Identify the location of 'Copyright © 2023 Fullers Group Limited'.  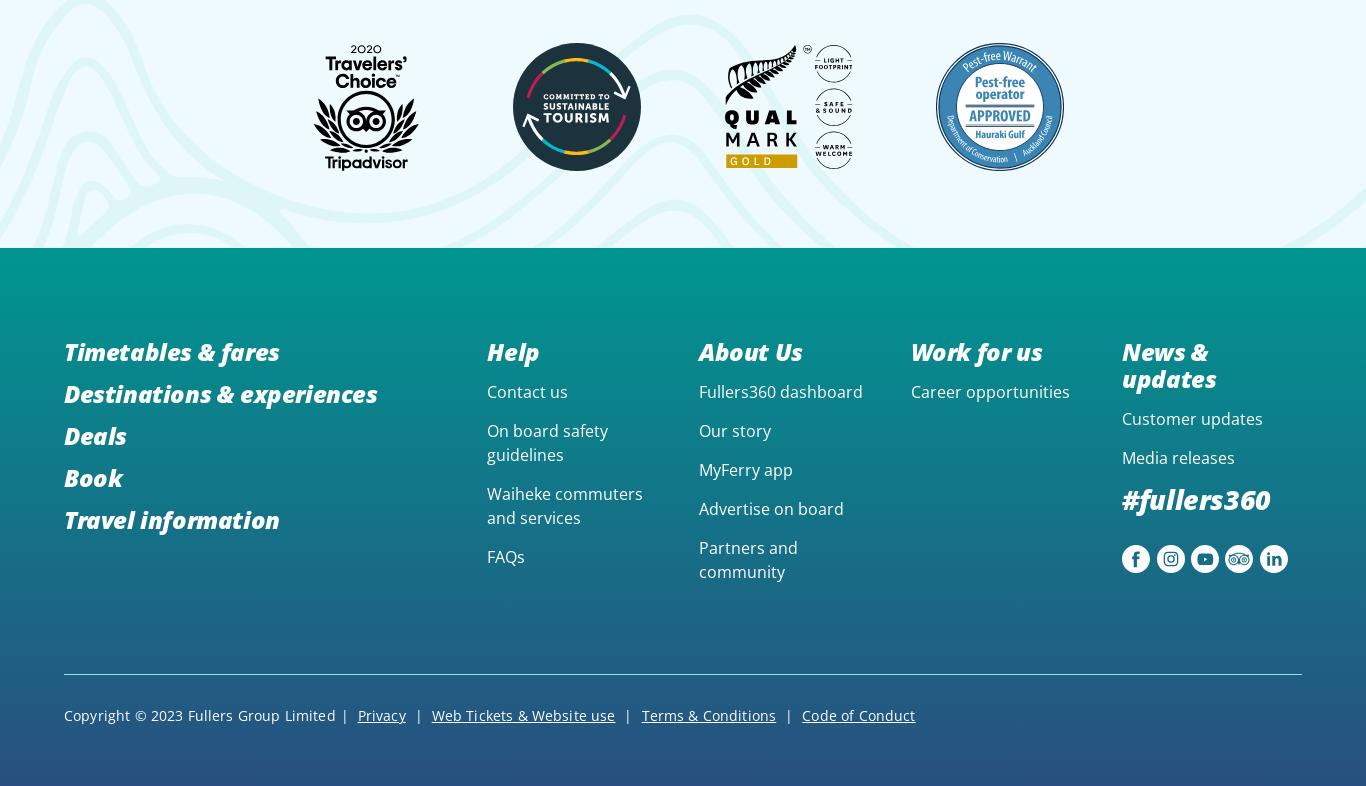
(198, 715).